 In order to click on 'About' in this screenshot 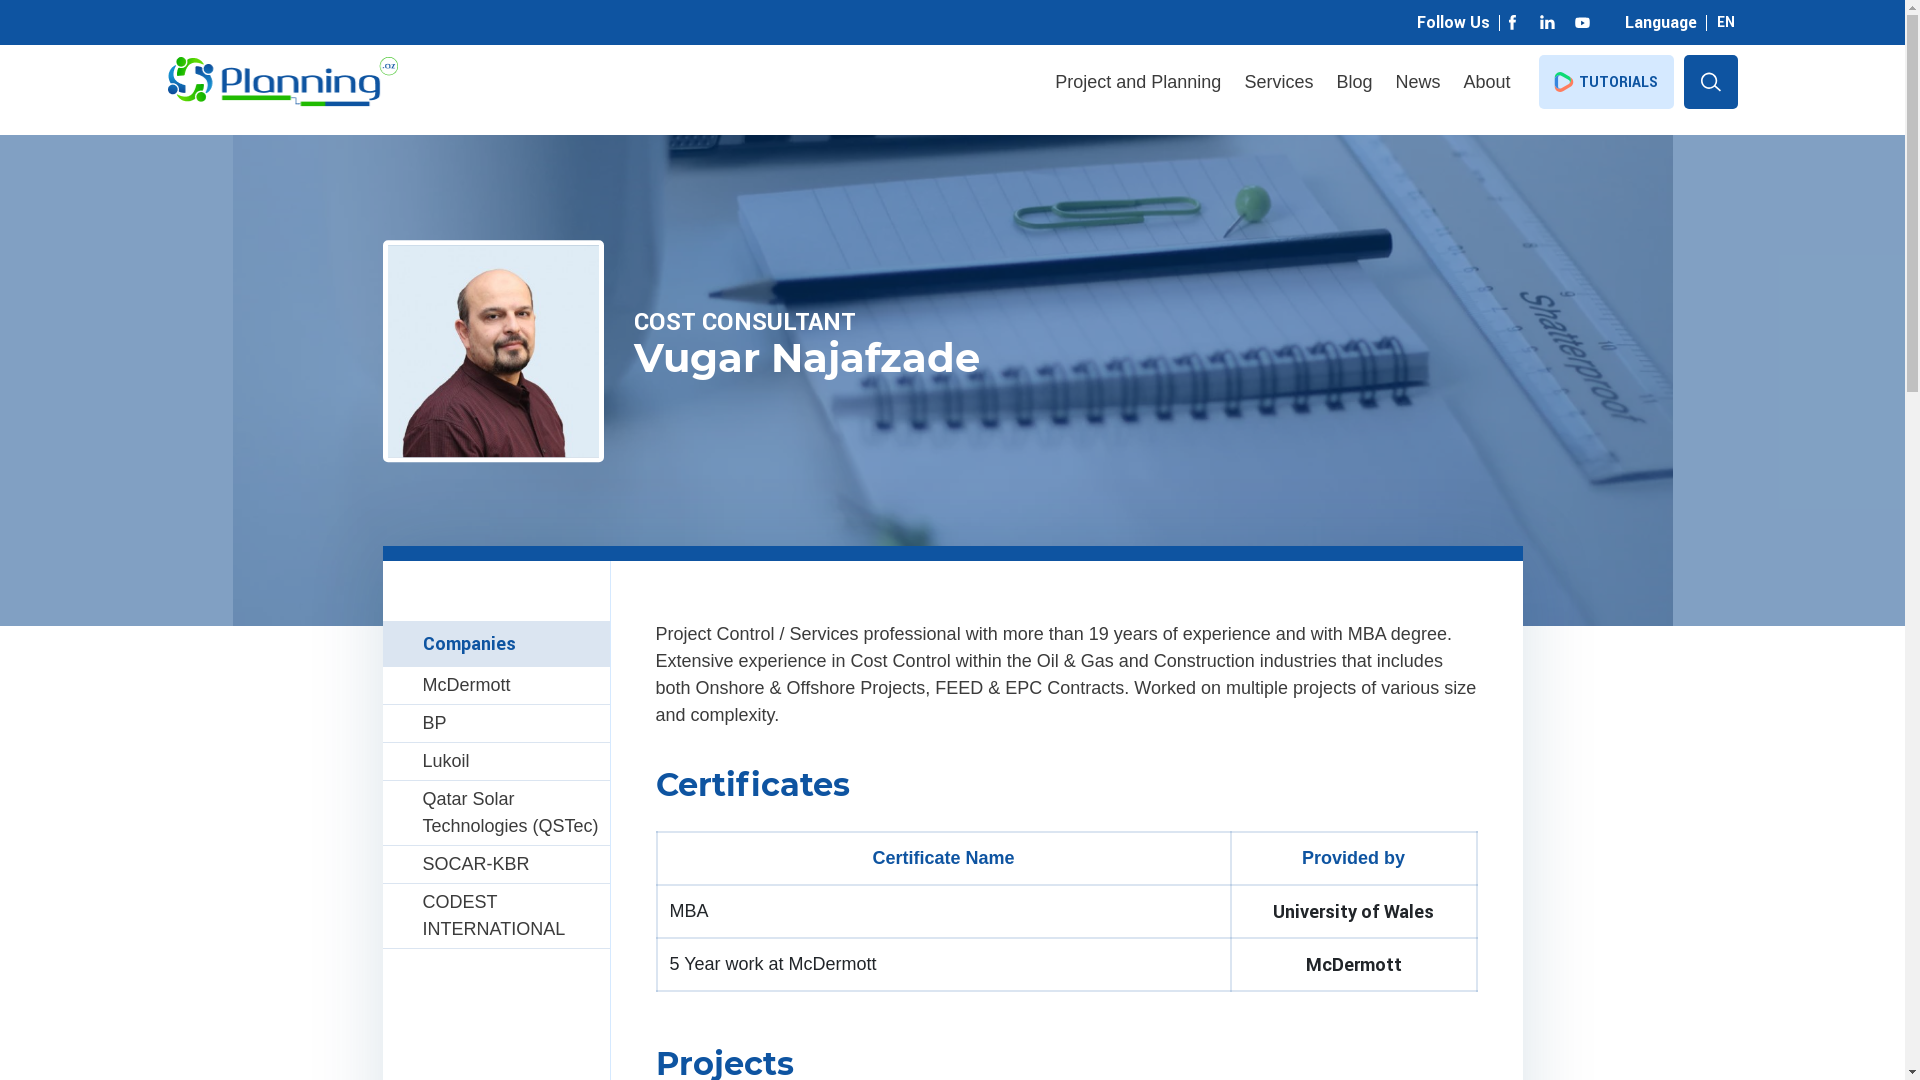, I will do `click(1486, 81)`.